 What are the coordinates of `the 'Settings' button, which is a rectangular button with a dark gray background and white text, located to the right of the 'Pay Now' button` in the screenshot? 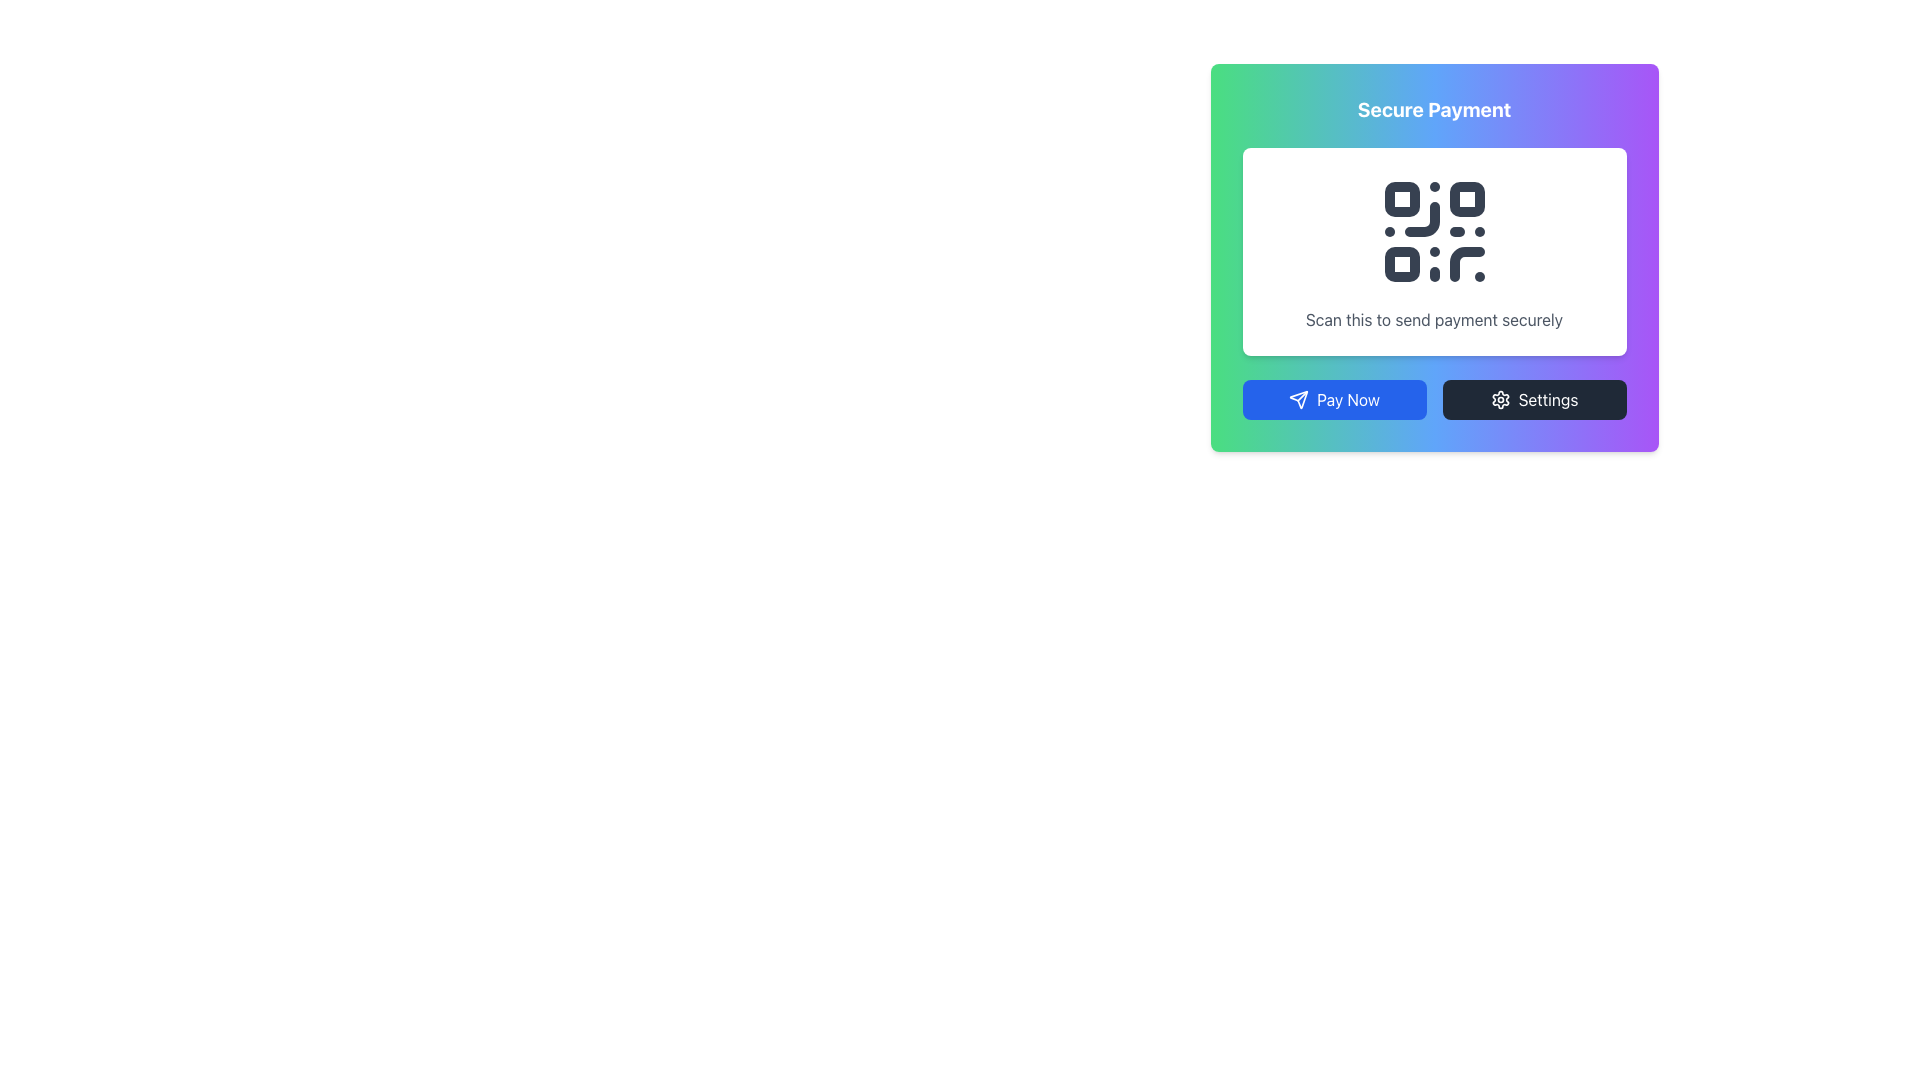 It's located at (1533, 400).